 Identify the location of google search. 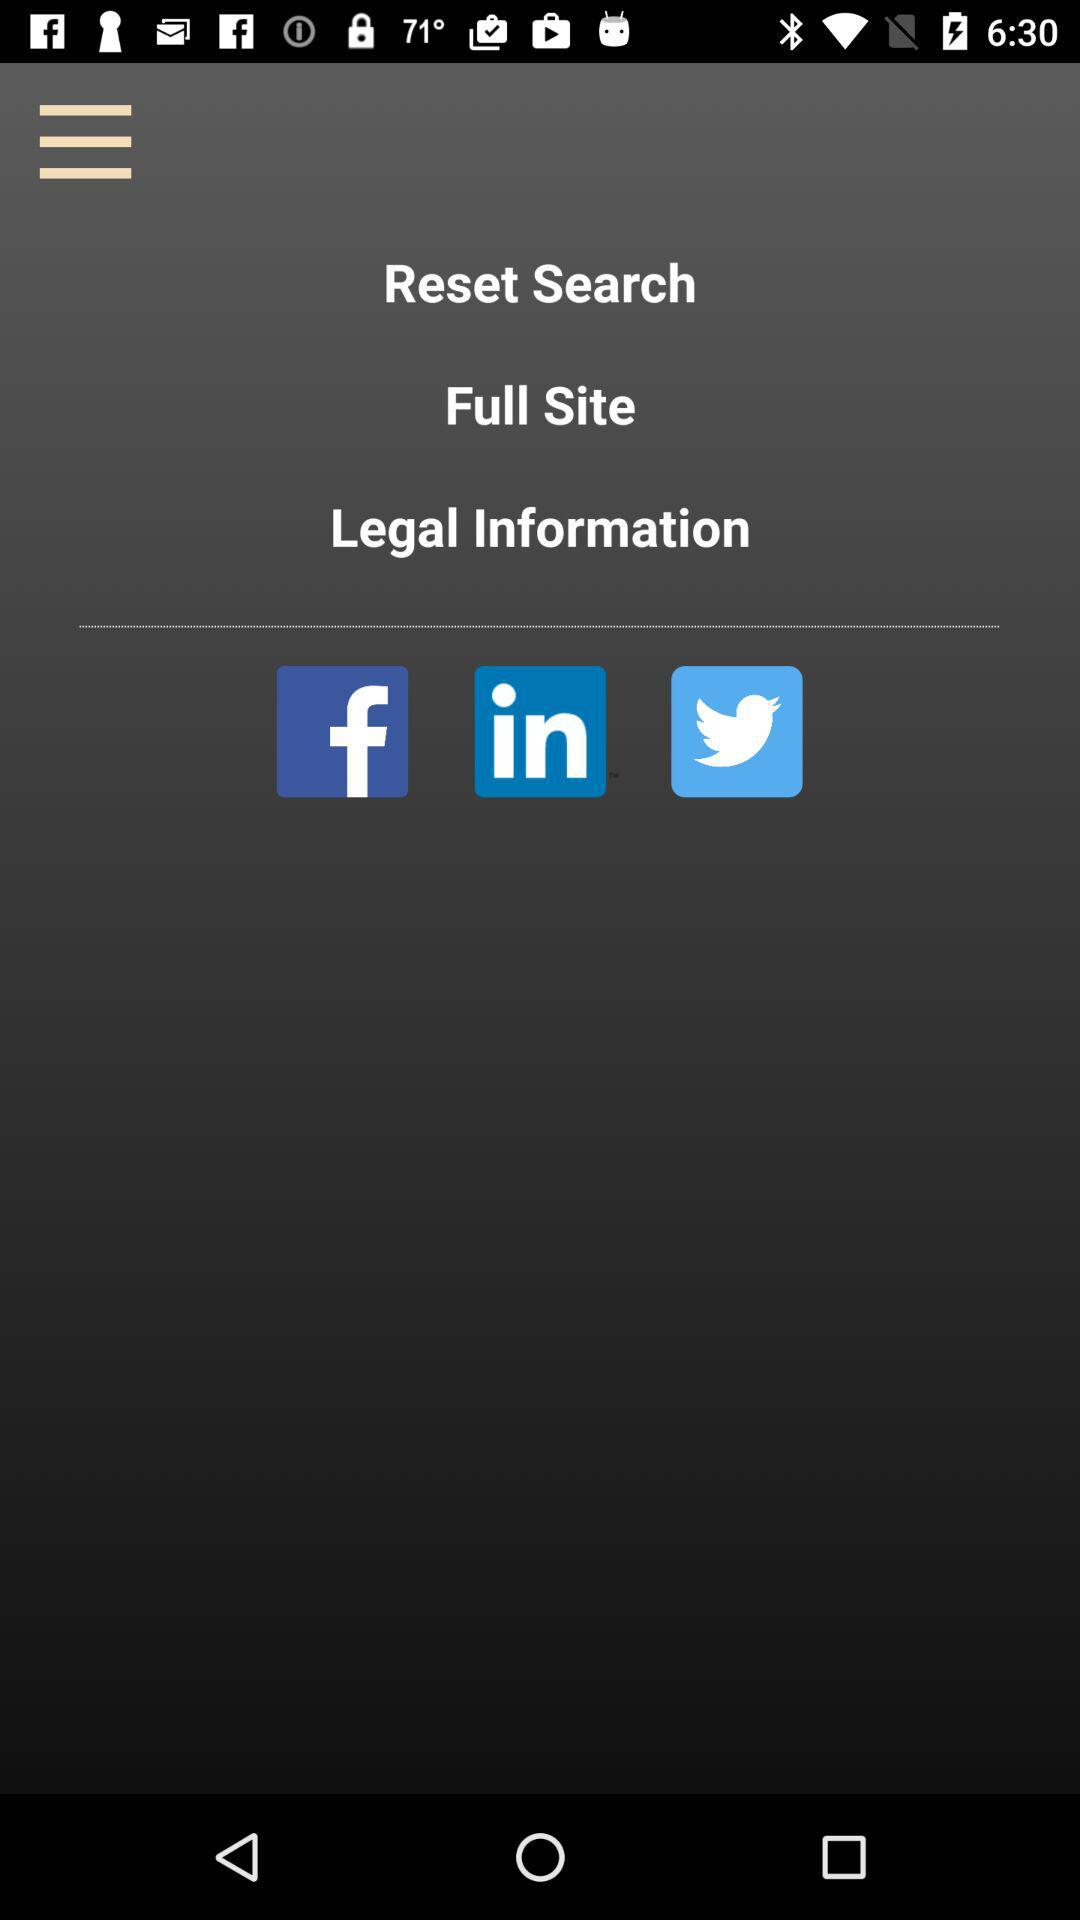
(546, 730).